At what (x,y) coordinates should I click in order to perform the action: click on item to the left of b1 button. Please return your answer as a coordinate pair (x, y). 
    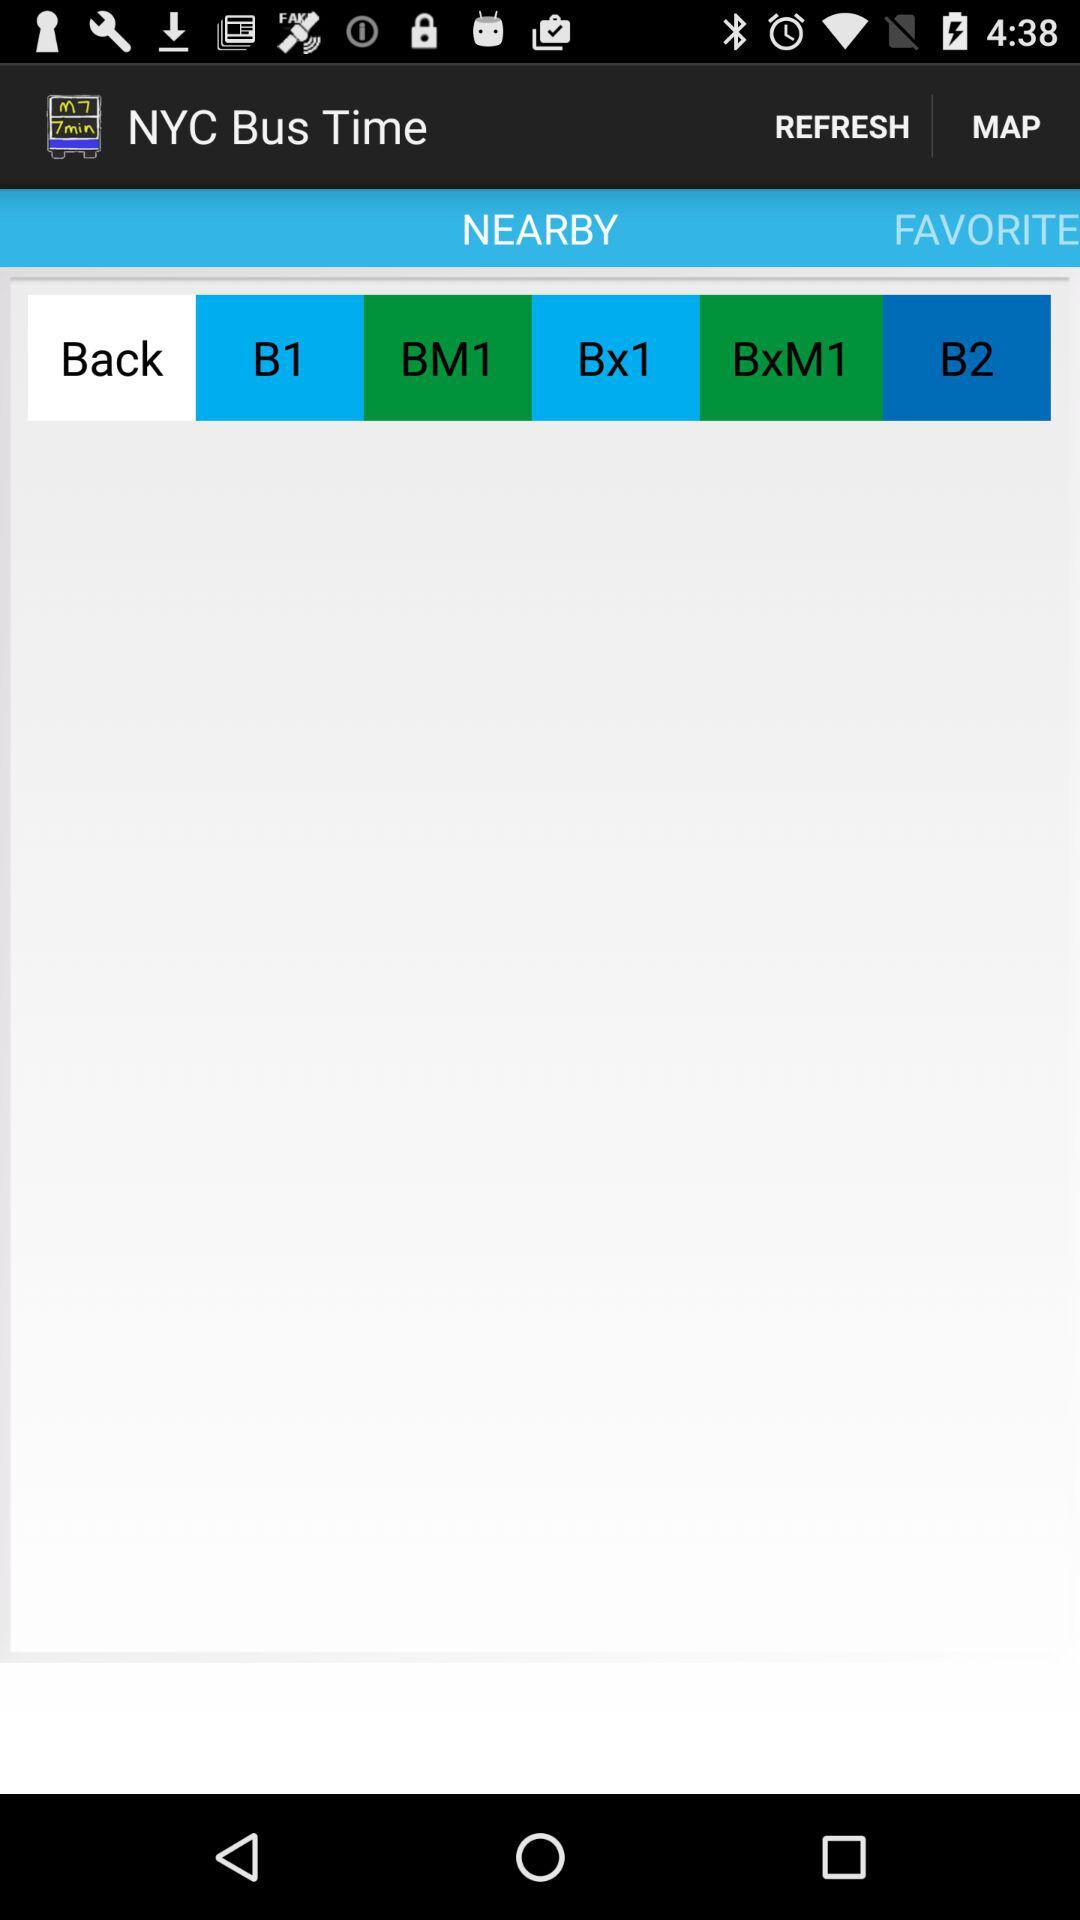
    Looking at the image, I should click on (111, 357).